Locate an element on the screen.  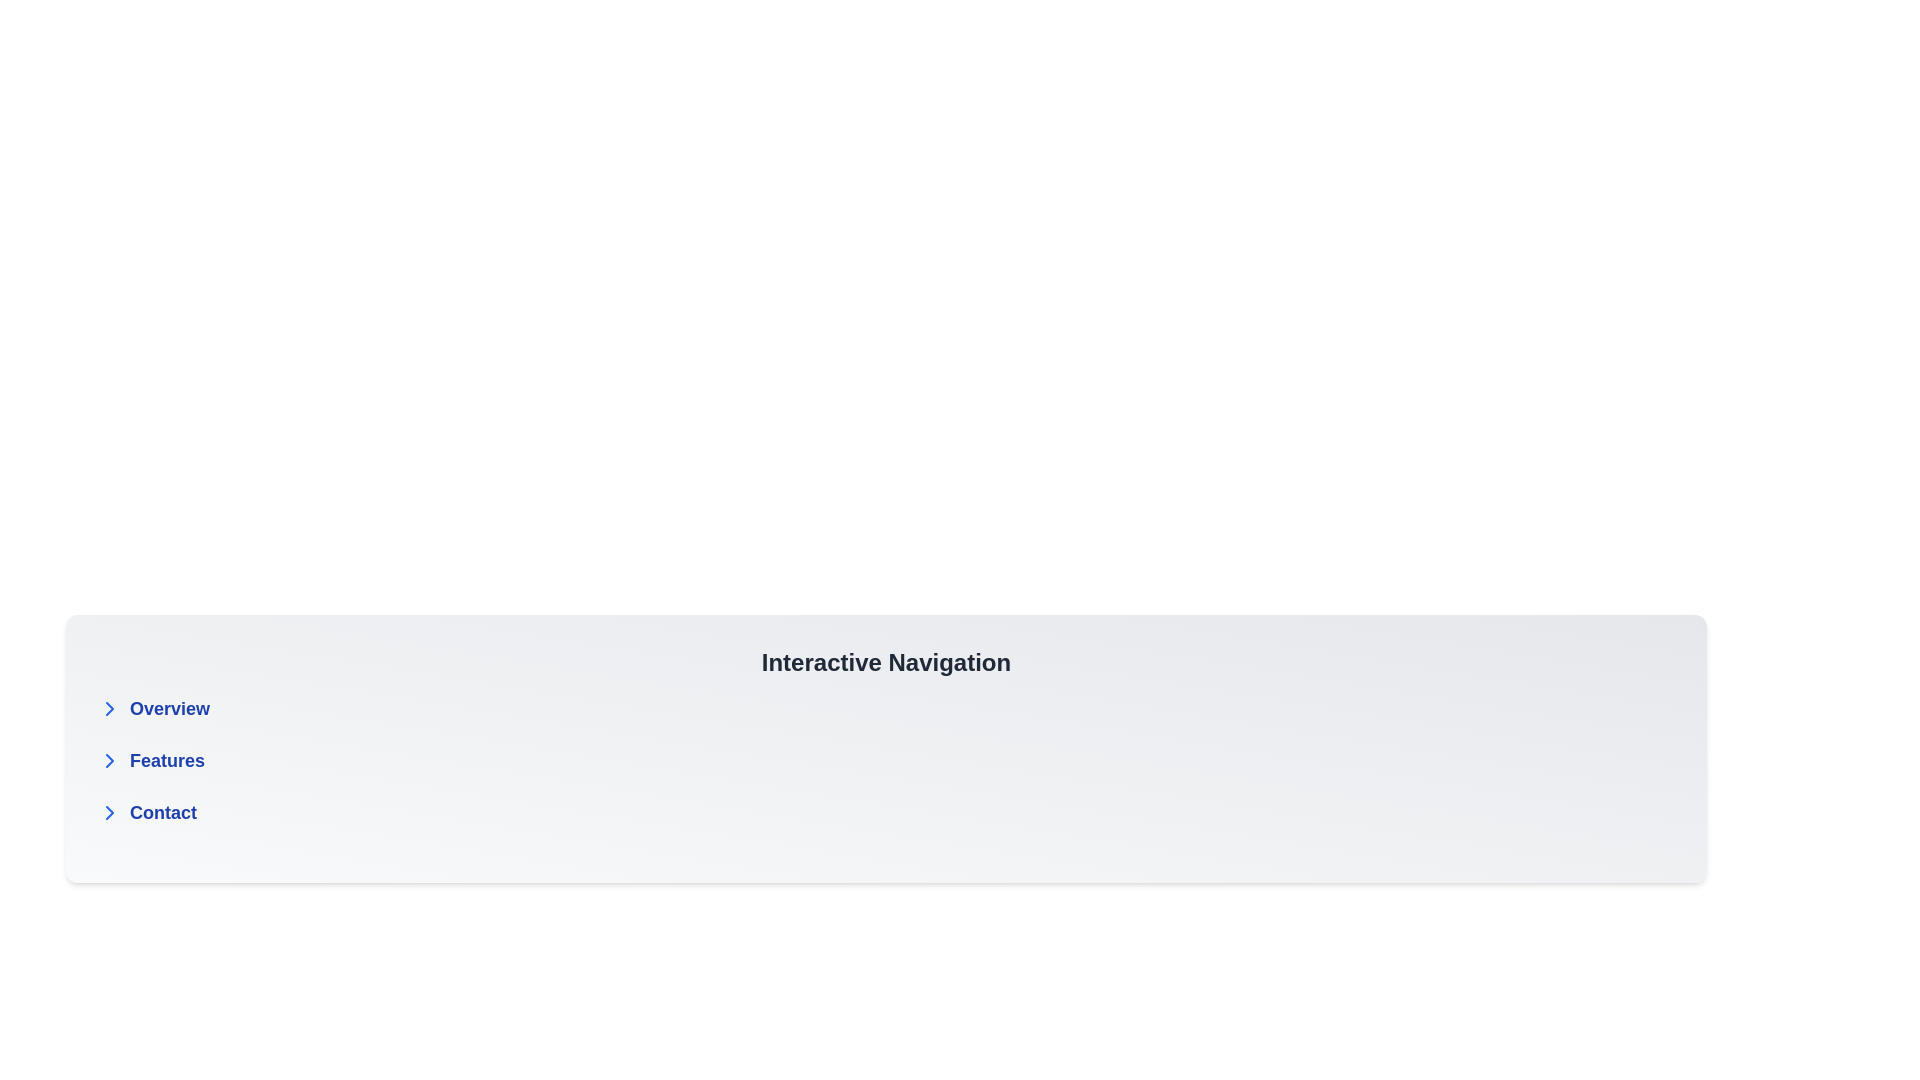
the blue-colored 'Contact' text label in the navigation menu is located at coordinates (163, 813).